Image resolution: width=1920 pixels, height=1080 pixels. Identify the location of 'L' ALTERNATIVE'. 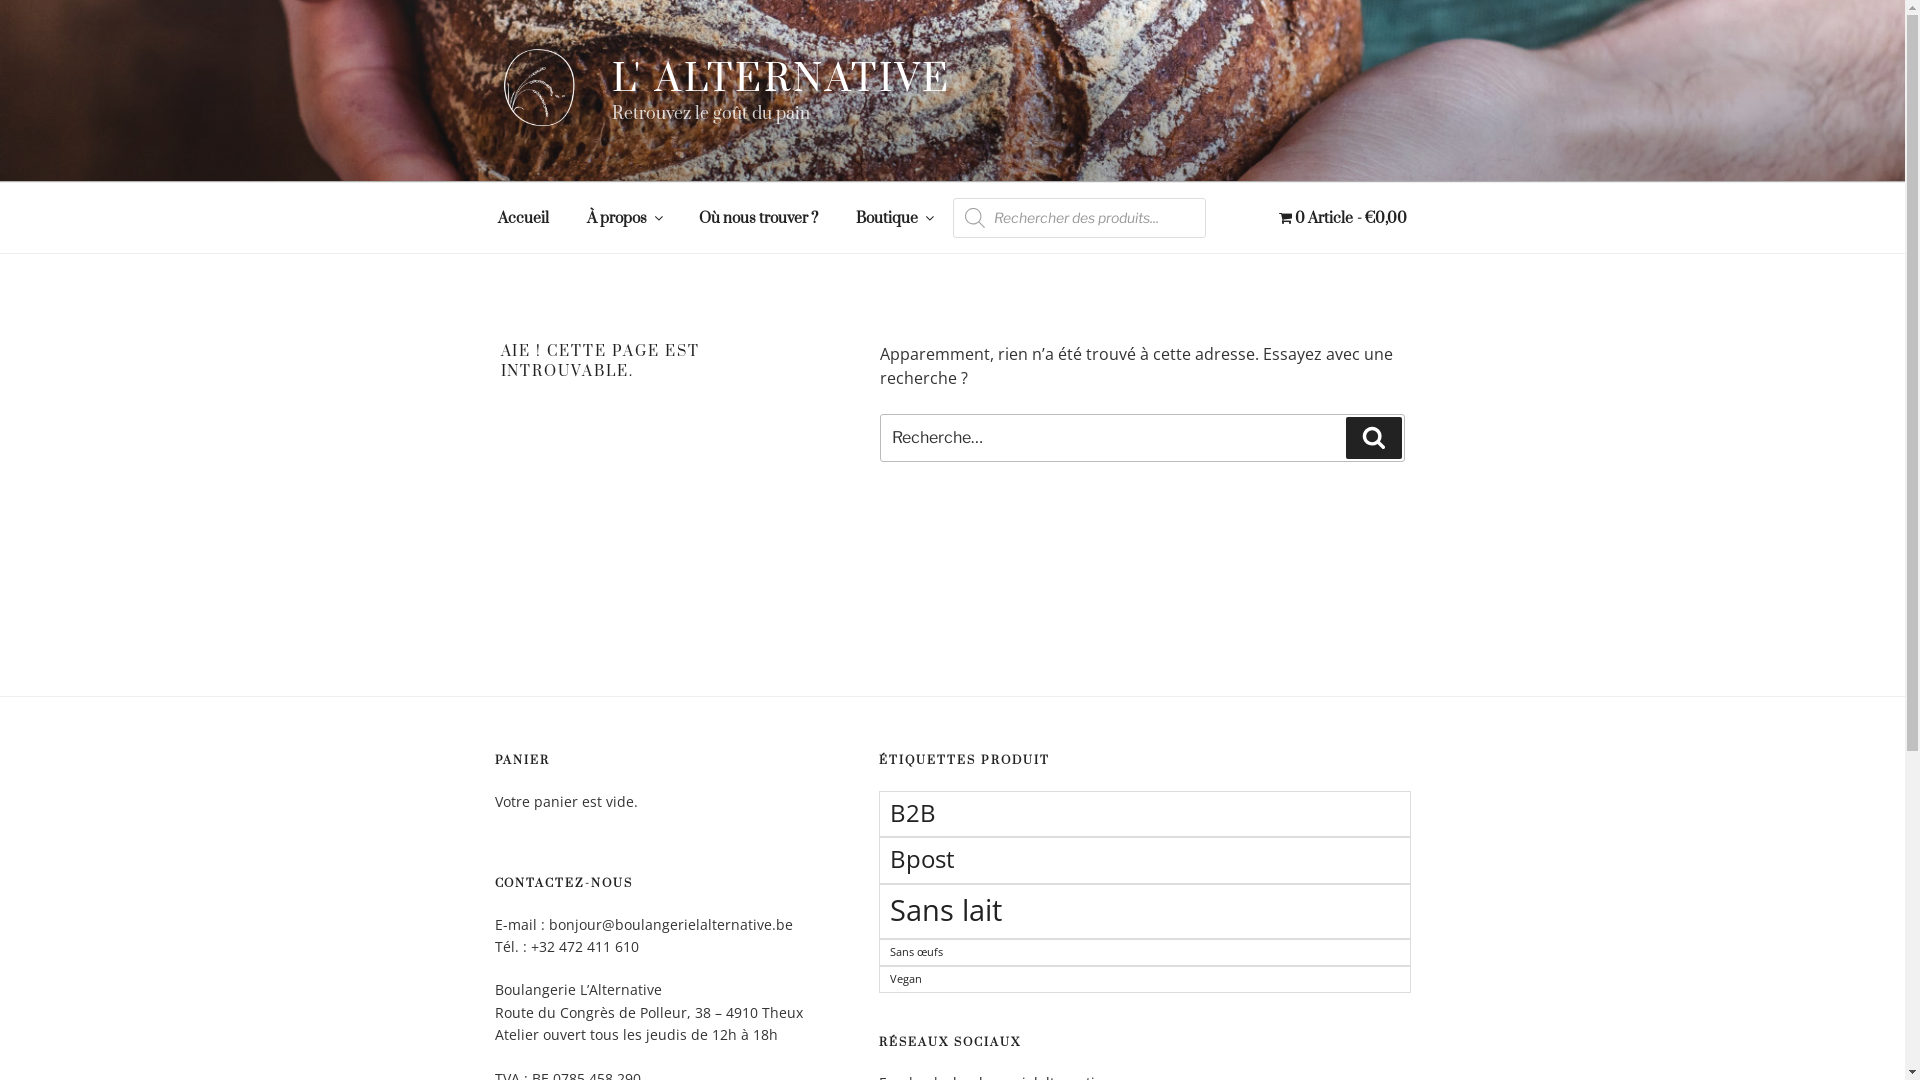
(780, 77).